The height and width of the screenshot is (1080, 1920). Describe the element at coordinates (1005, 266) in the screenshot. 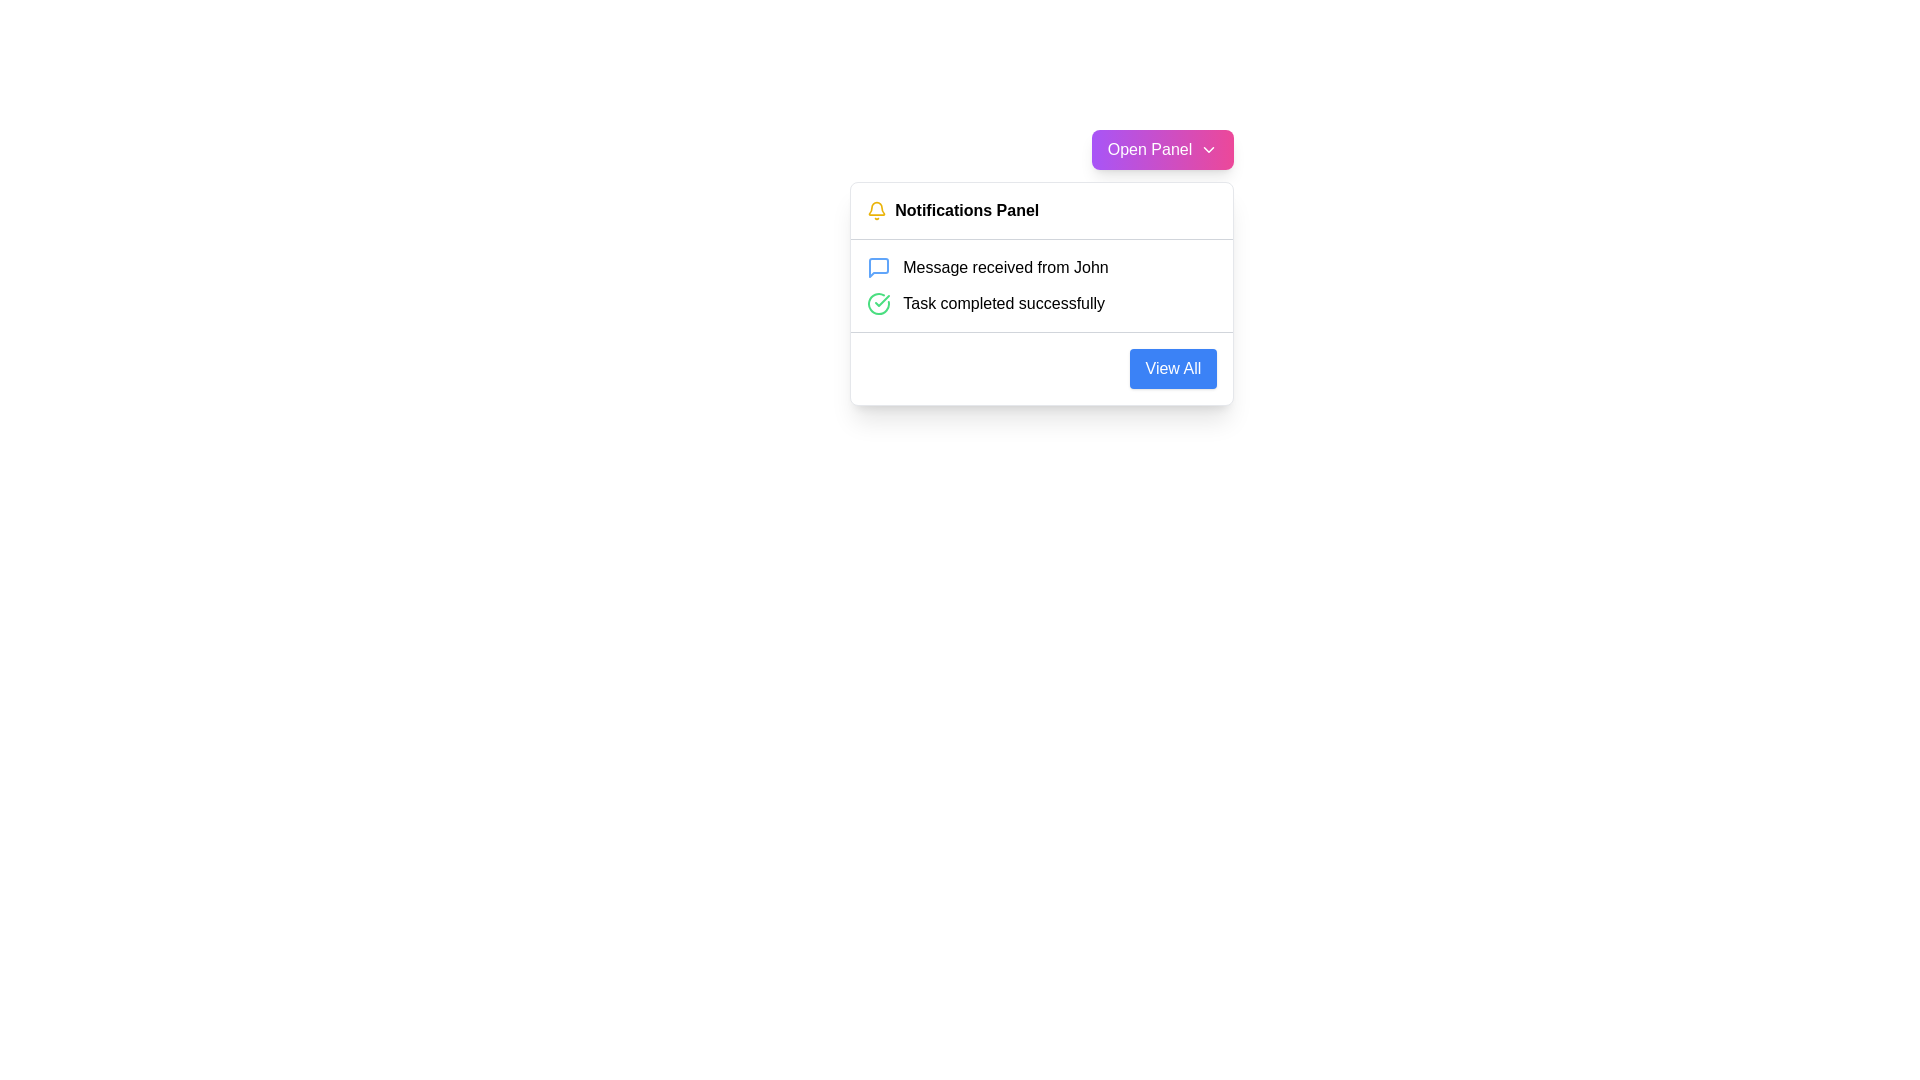

I see `the text element reading 'Message received from John'` at that location.